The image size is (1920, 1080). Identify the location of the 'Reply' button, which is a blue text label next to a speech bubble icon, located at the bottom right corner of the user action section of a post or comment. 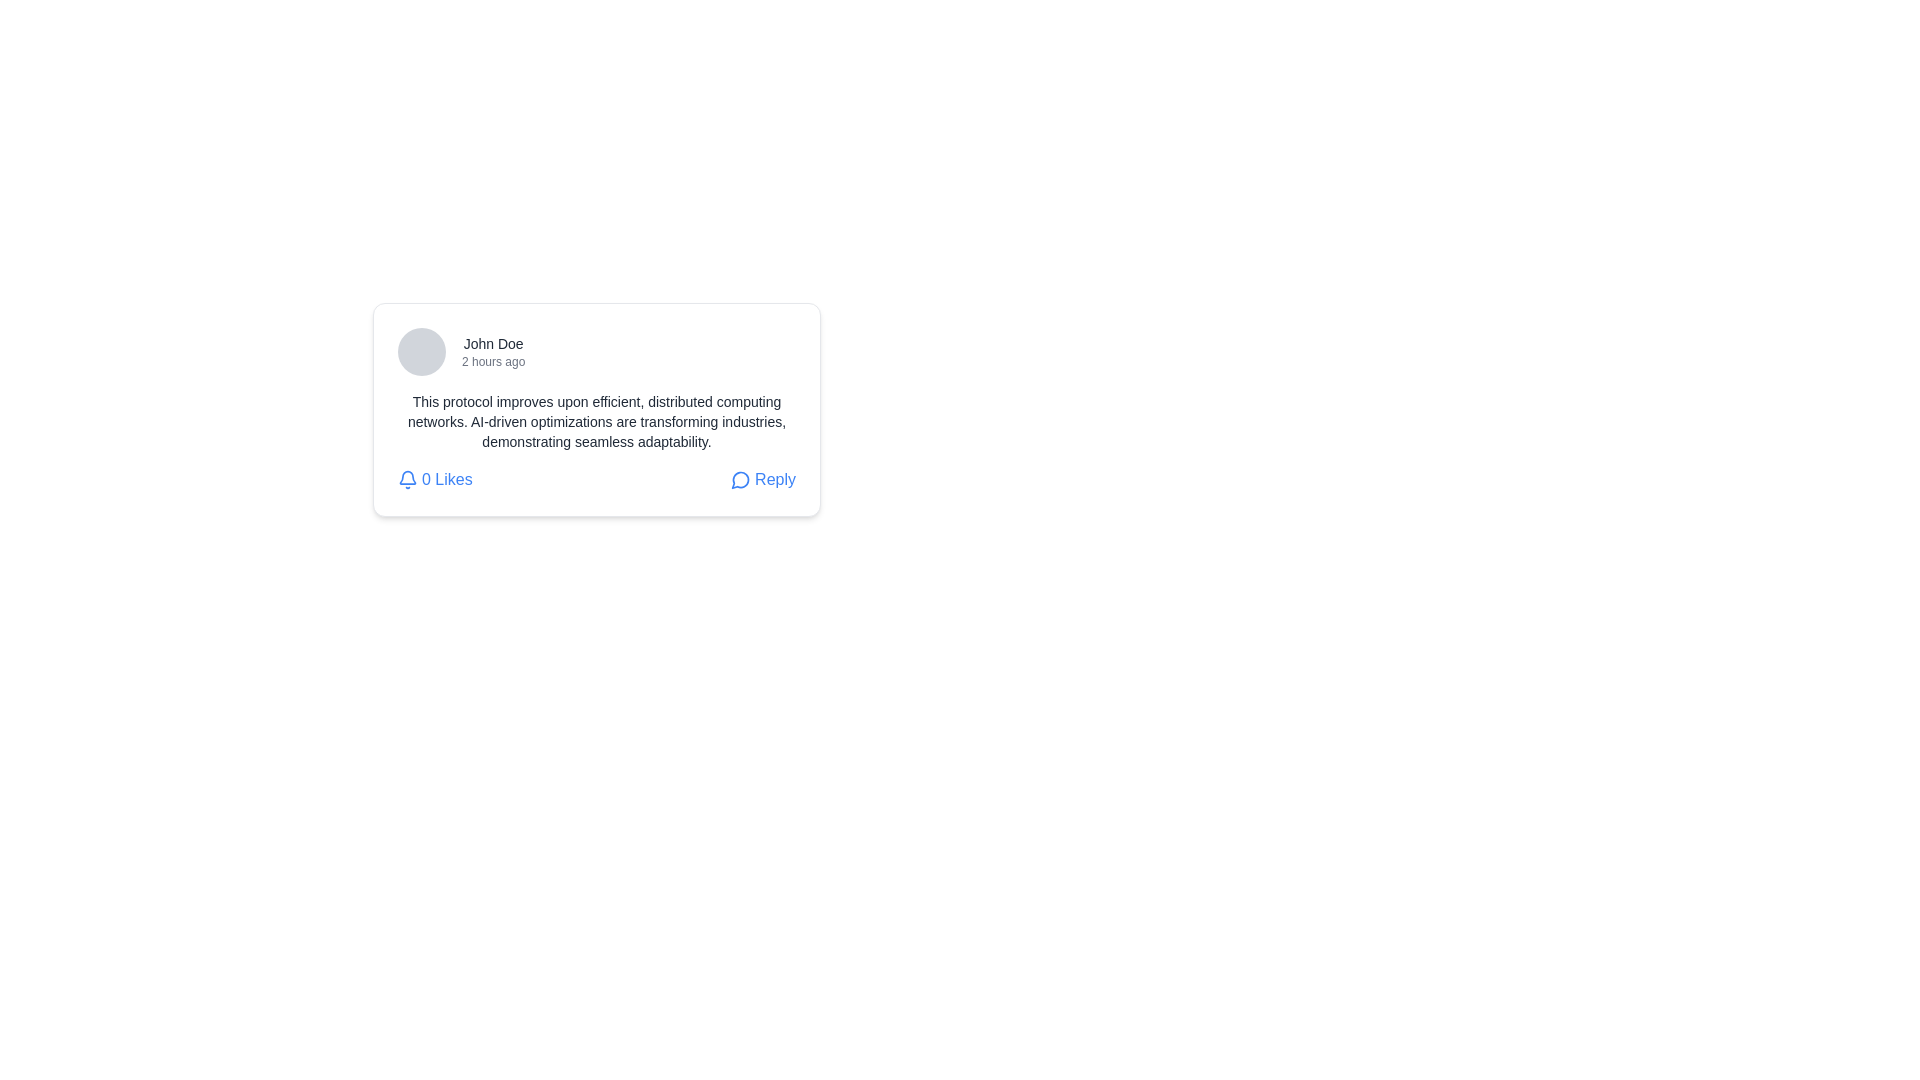
(762, 479).